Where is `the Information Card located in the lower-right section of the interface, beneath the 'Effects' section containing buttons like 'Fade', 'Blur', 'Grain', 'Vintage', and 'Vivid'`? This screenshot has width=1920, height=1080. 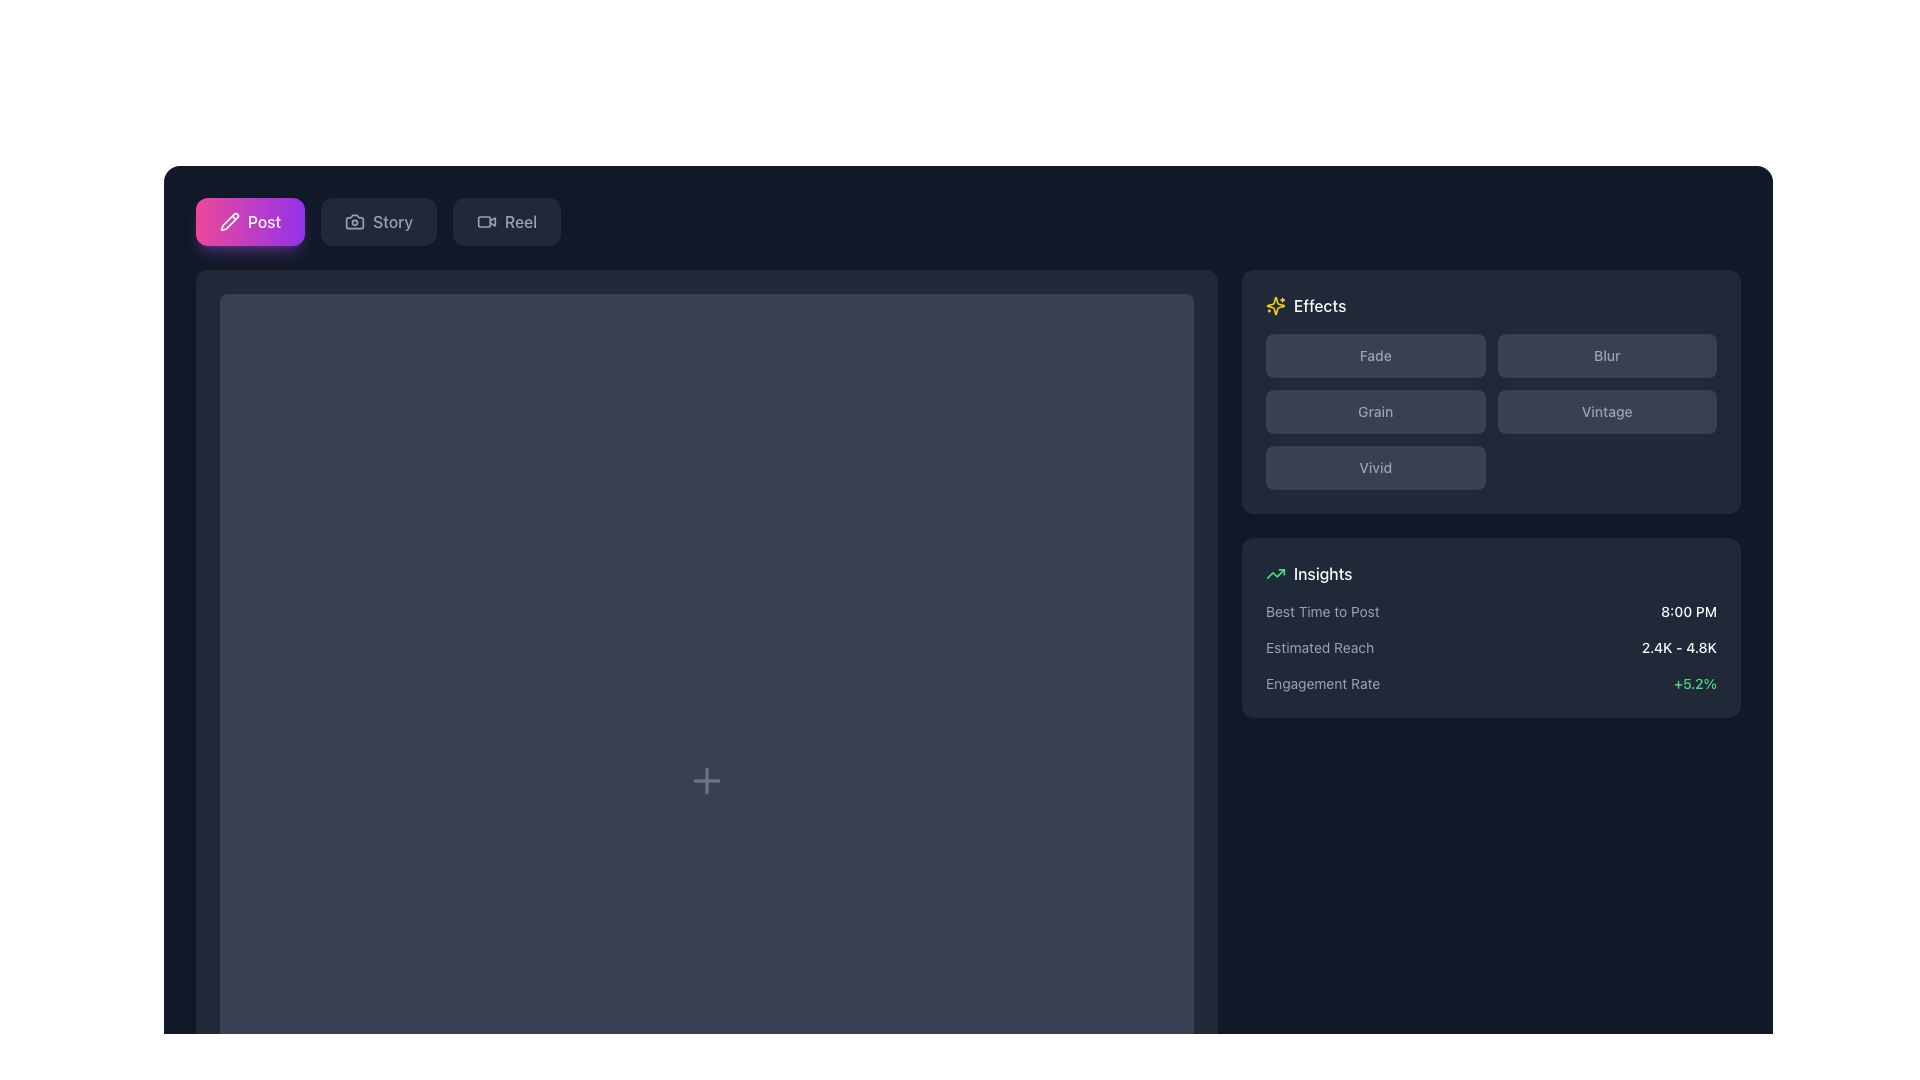 the Information Card located in the lower-right section of the interface, beneath the 'Effects' section containing buttons like 'Fade', 'Blur', 'Grain', 'Vintage', and 'Vivid' is located at coordinates (1491, 627).